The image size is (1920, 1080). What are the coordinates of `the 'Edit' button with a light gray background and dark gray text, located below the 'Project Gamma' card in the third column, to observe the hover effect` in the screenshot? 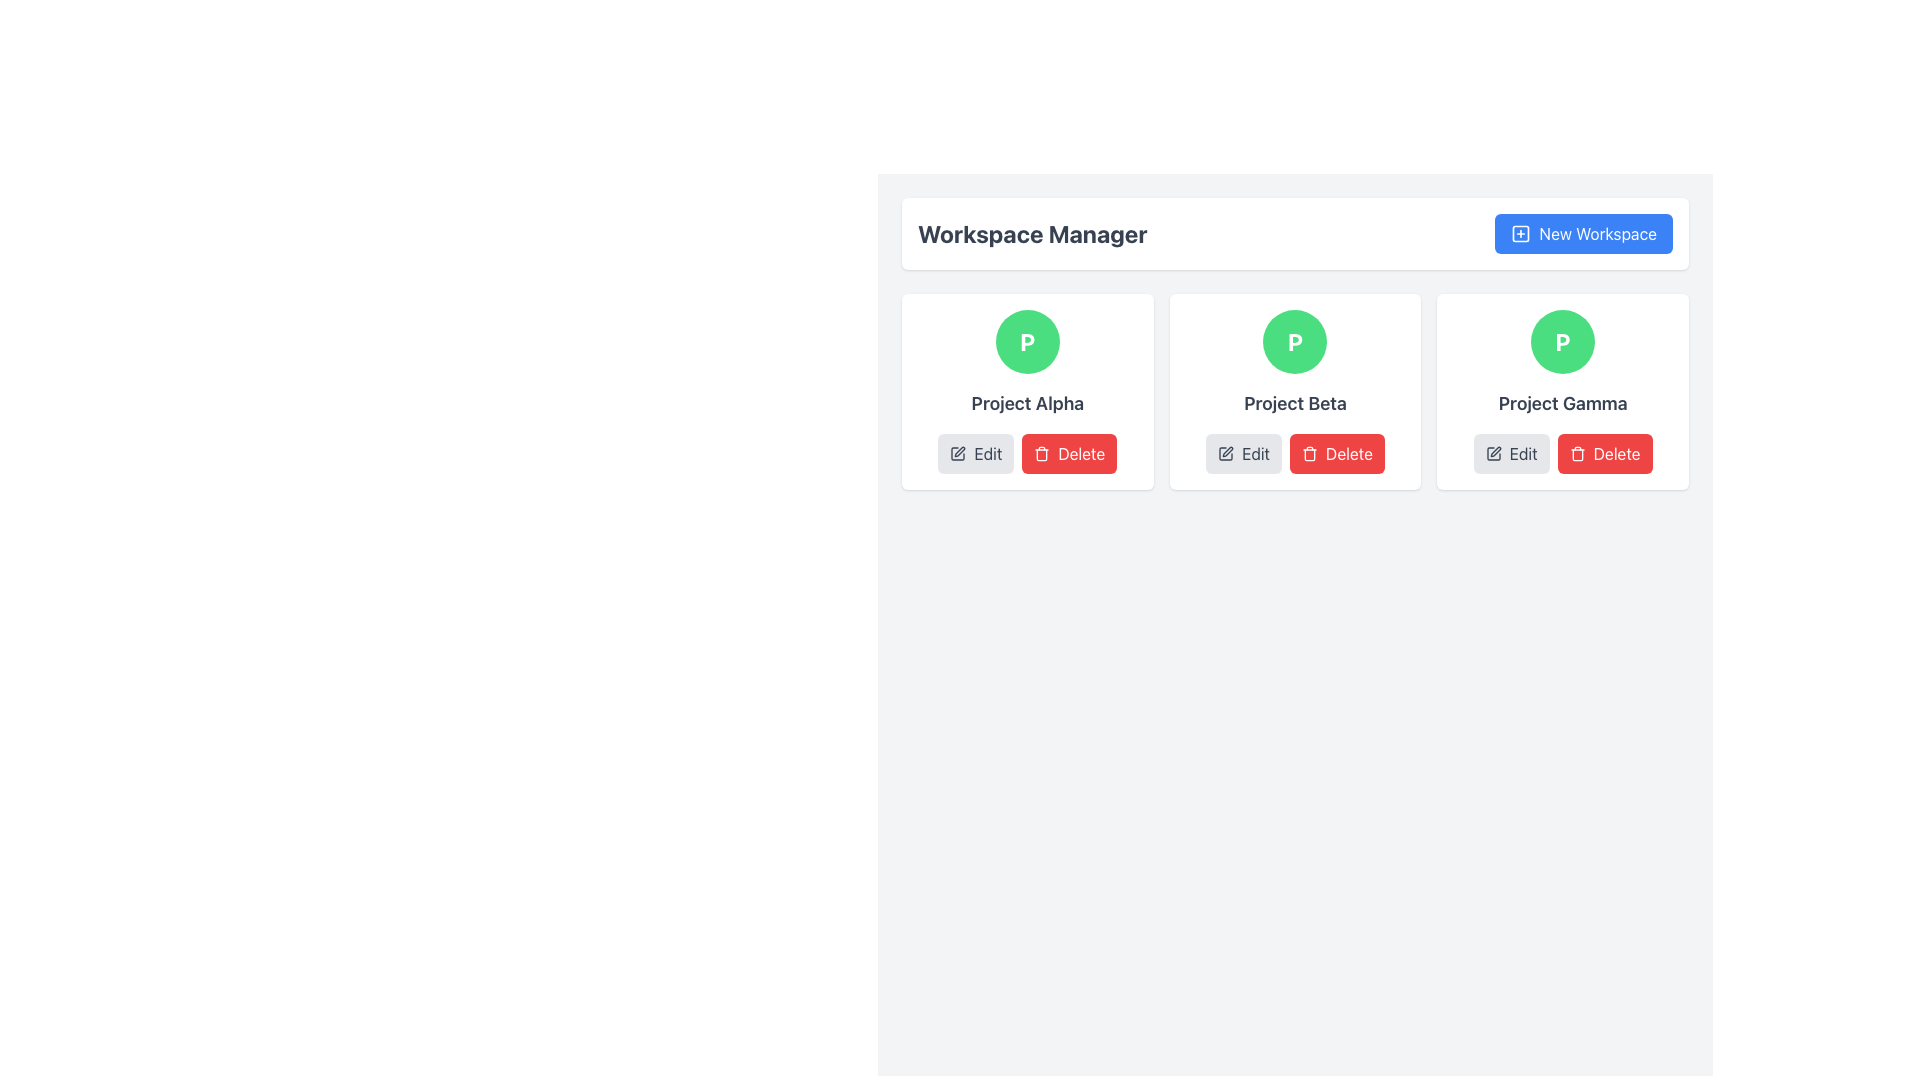 It's located at (1511, 454).